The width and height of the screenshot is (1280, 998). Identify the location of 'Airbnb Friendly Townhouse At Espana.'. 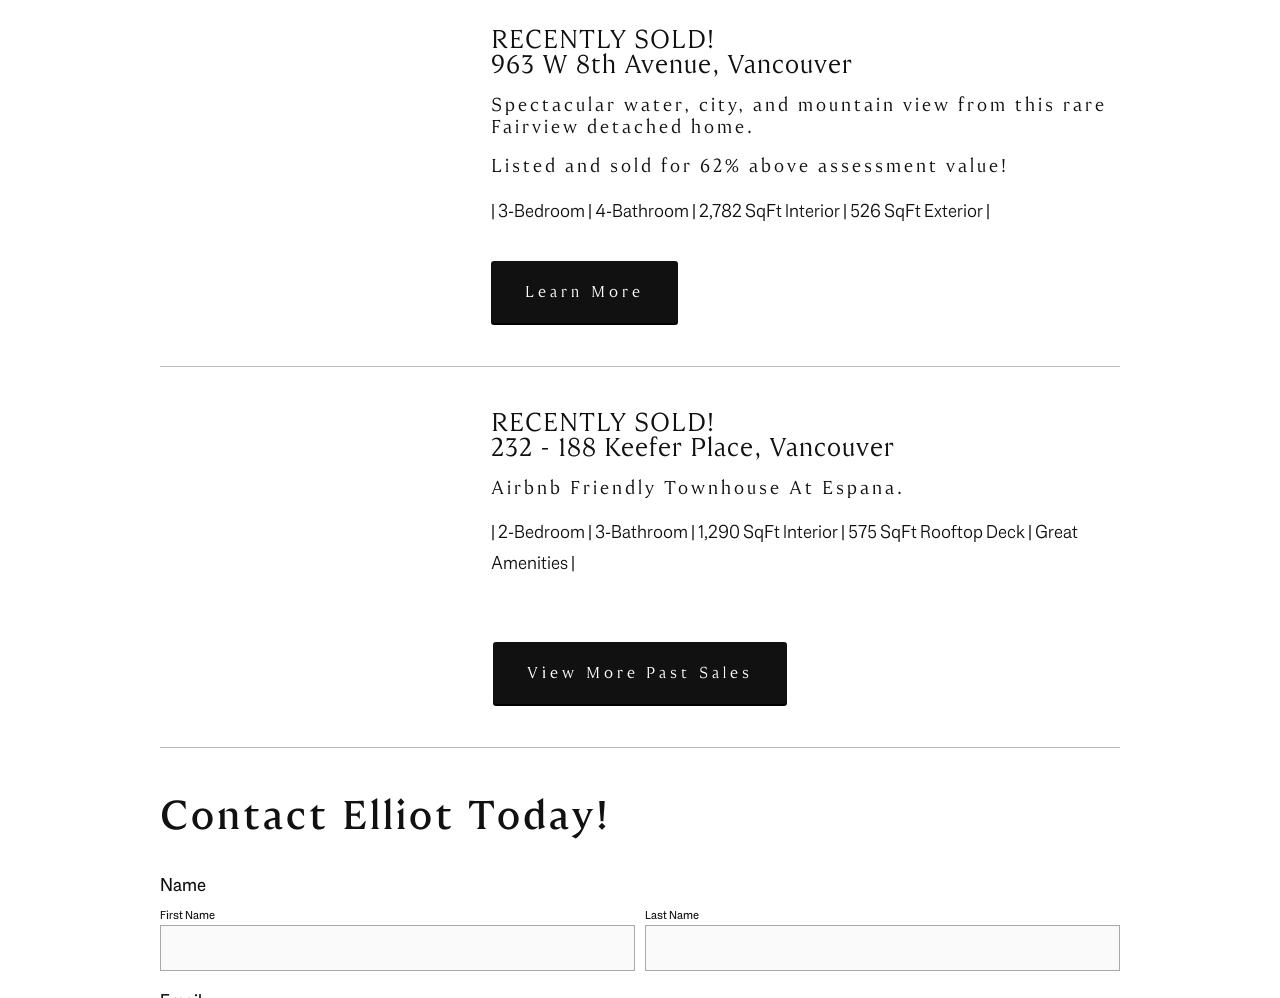
(697, 486).